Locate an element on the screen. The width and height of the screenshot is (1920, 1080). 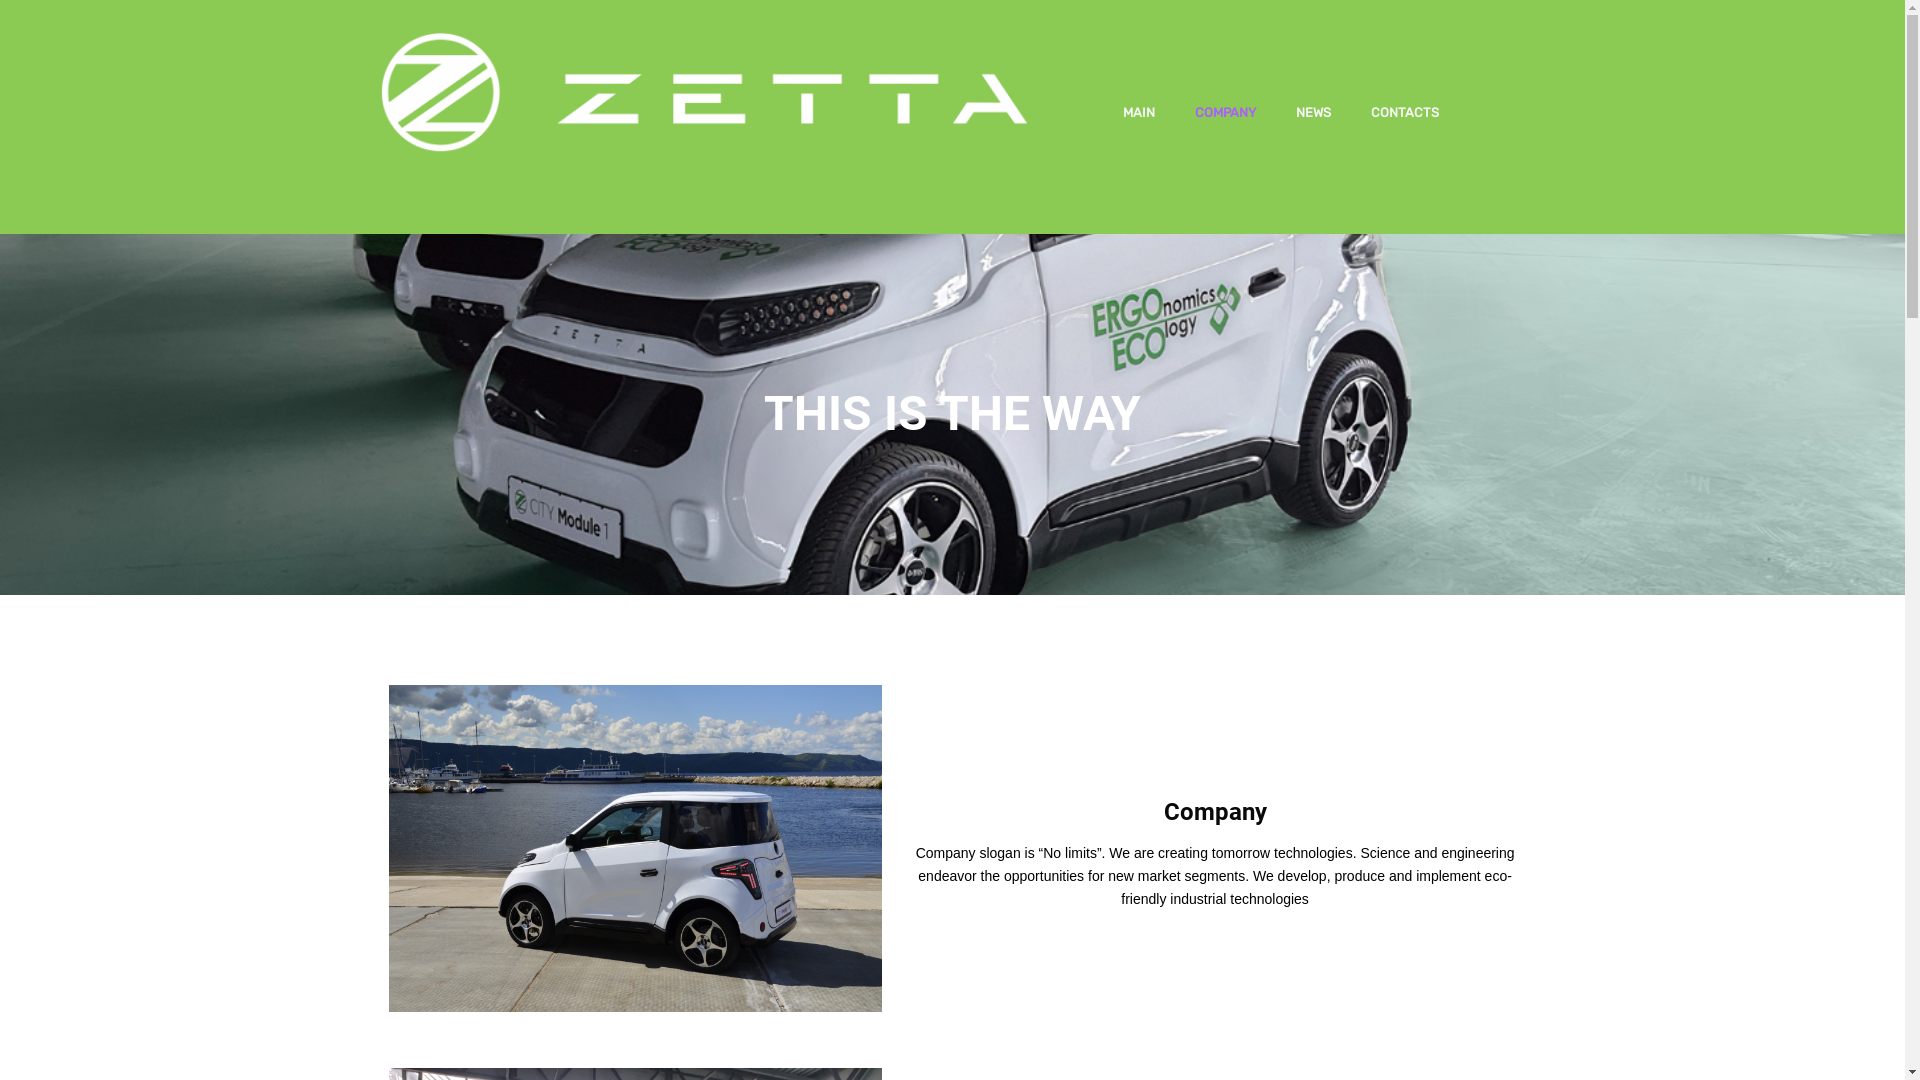
'NEWS' is located at coordinates (1313, 112).